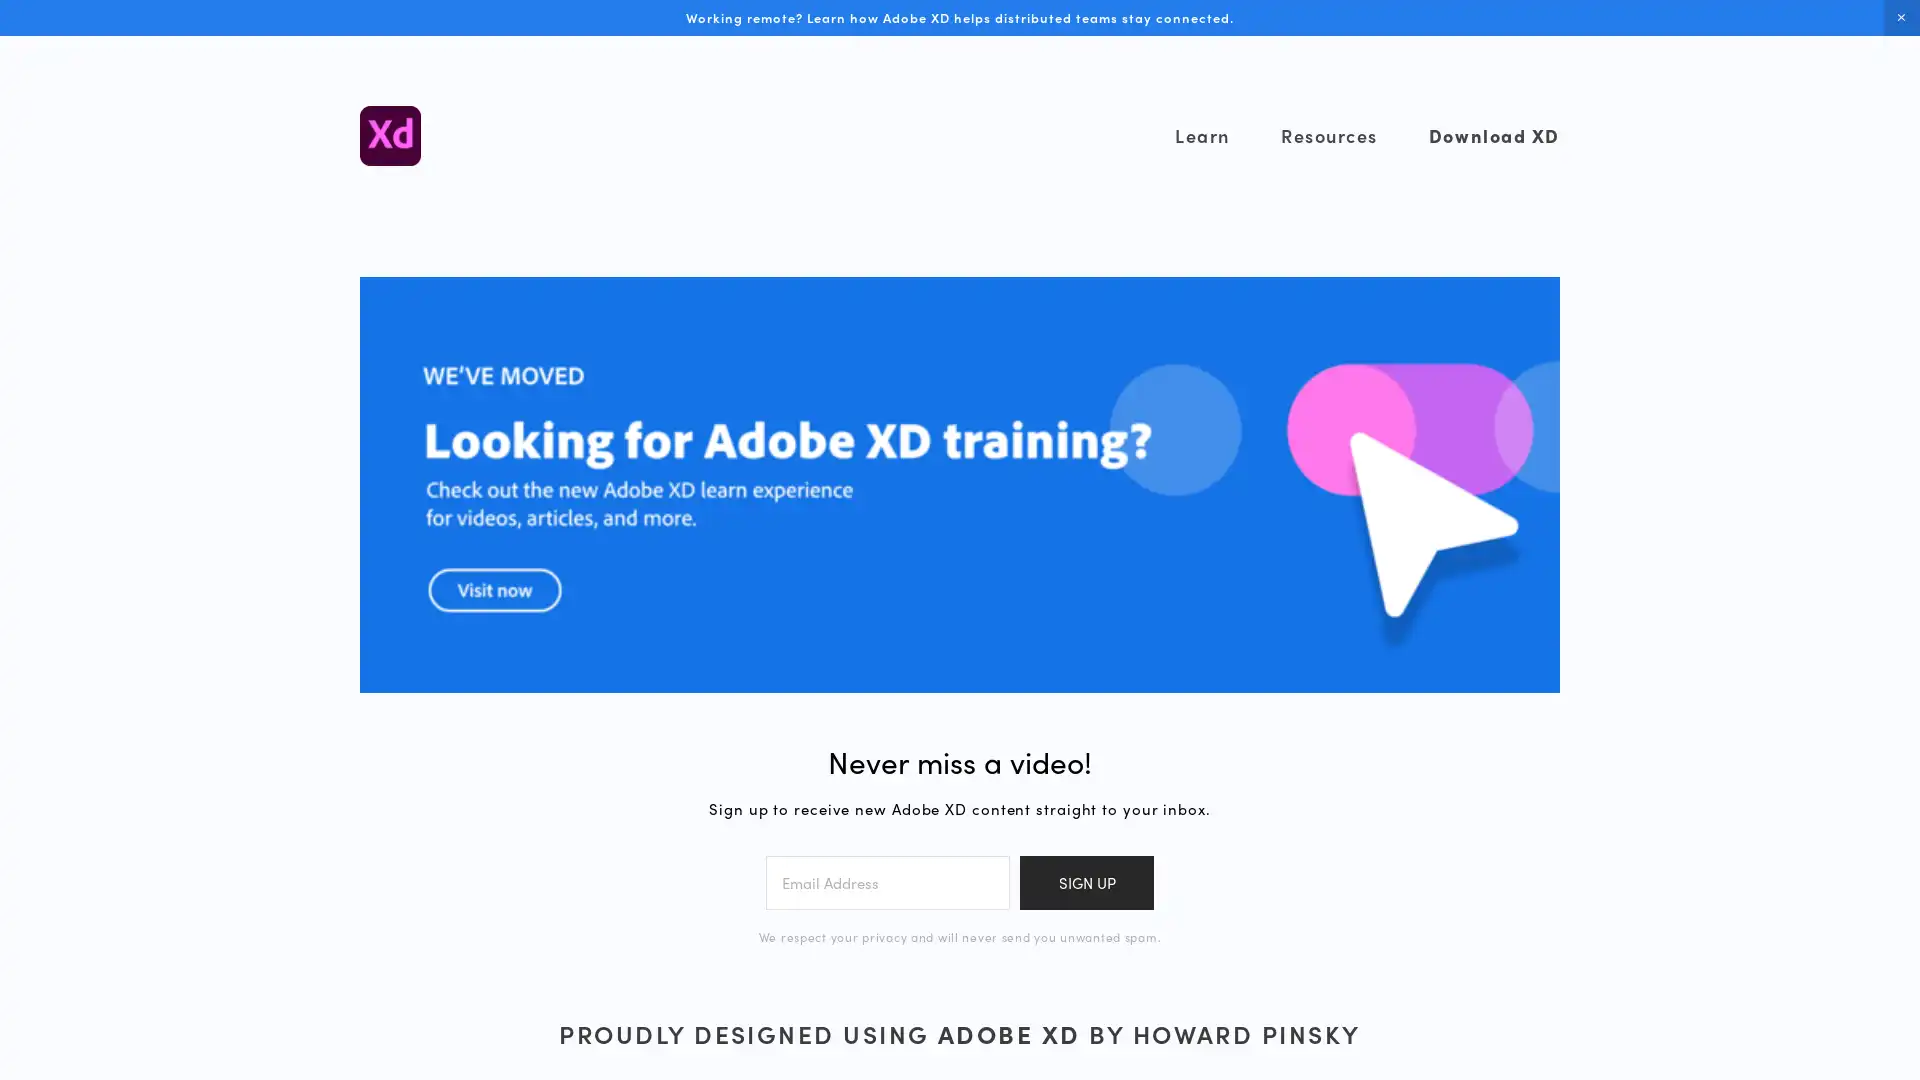 The image size is (1920, 1080). Describe the element at coordinates (1085, 881) in the screenshot. I see `SIGN UP` at that location.